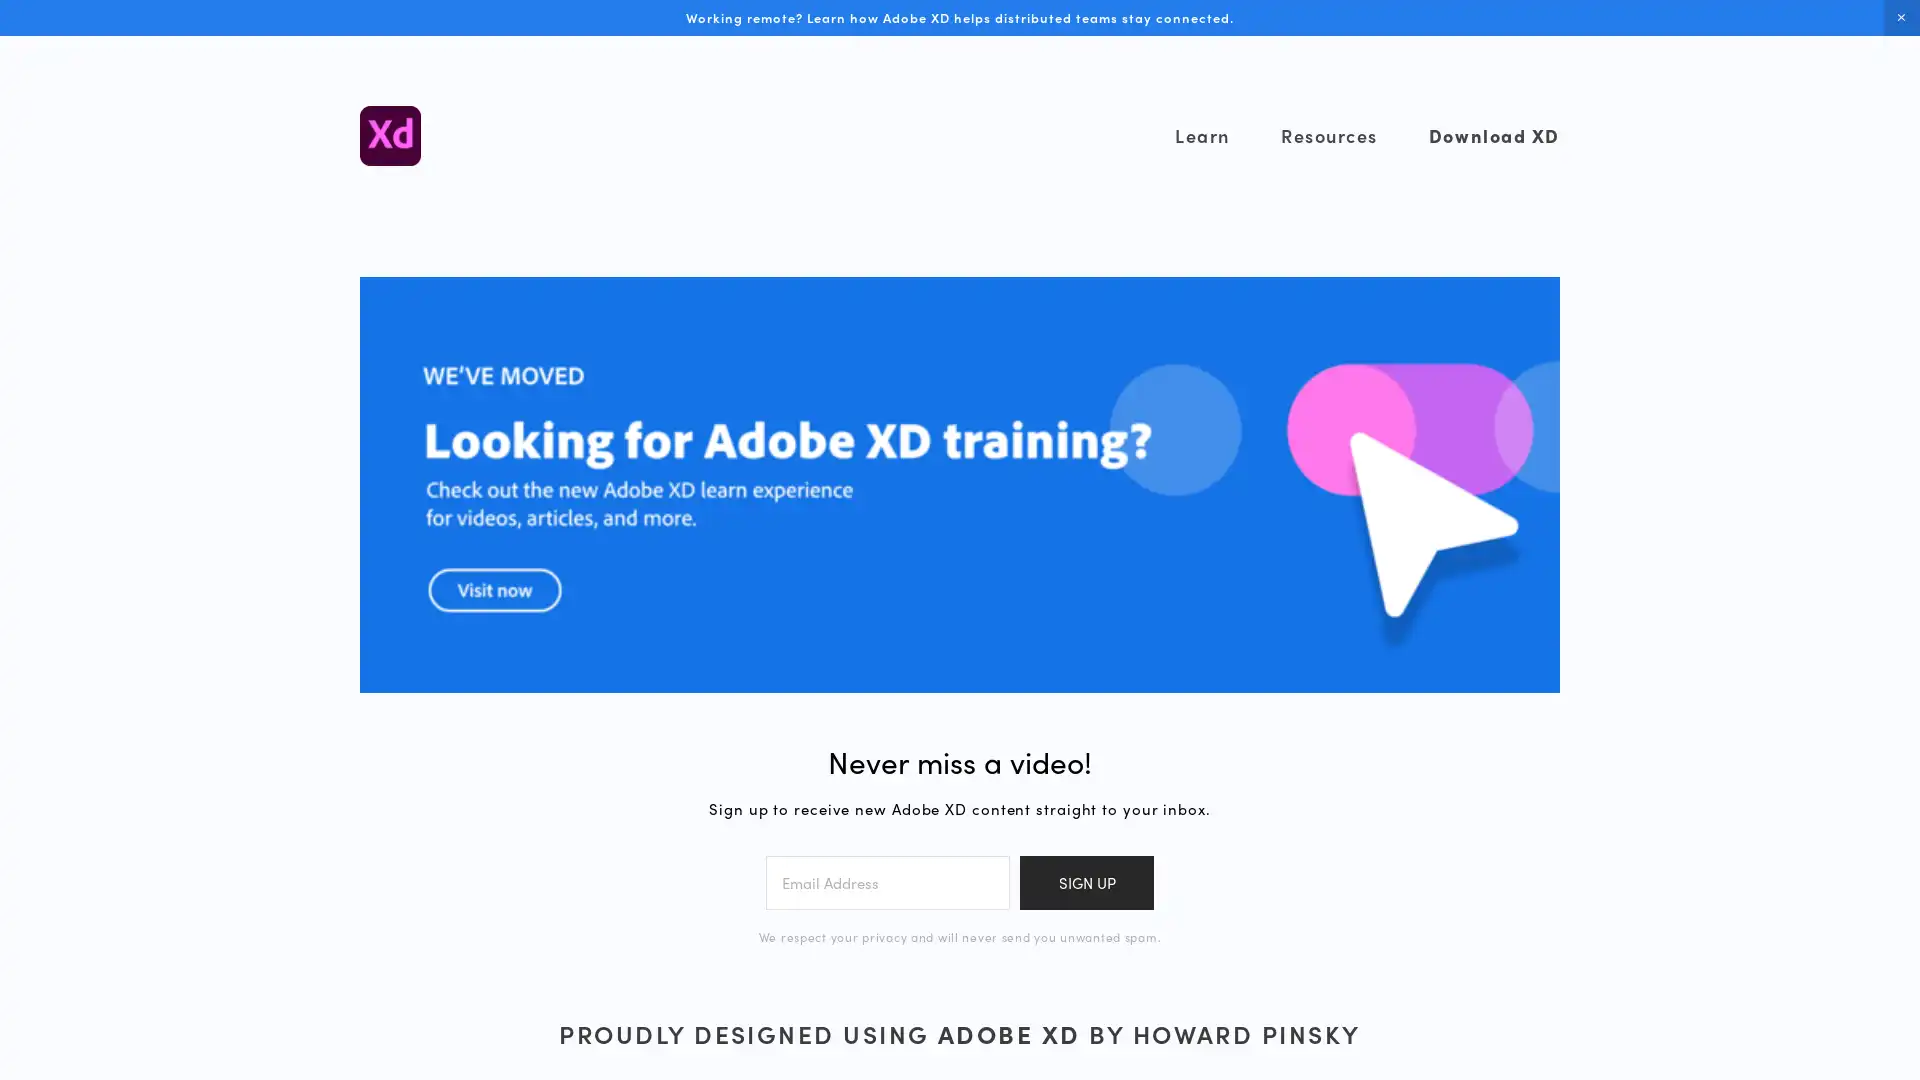 The image size is (1920, 1080). Describe the element at coordinates (1085, 881) in the screenshot. I see `SIGN UP` at that location.